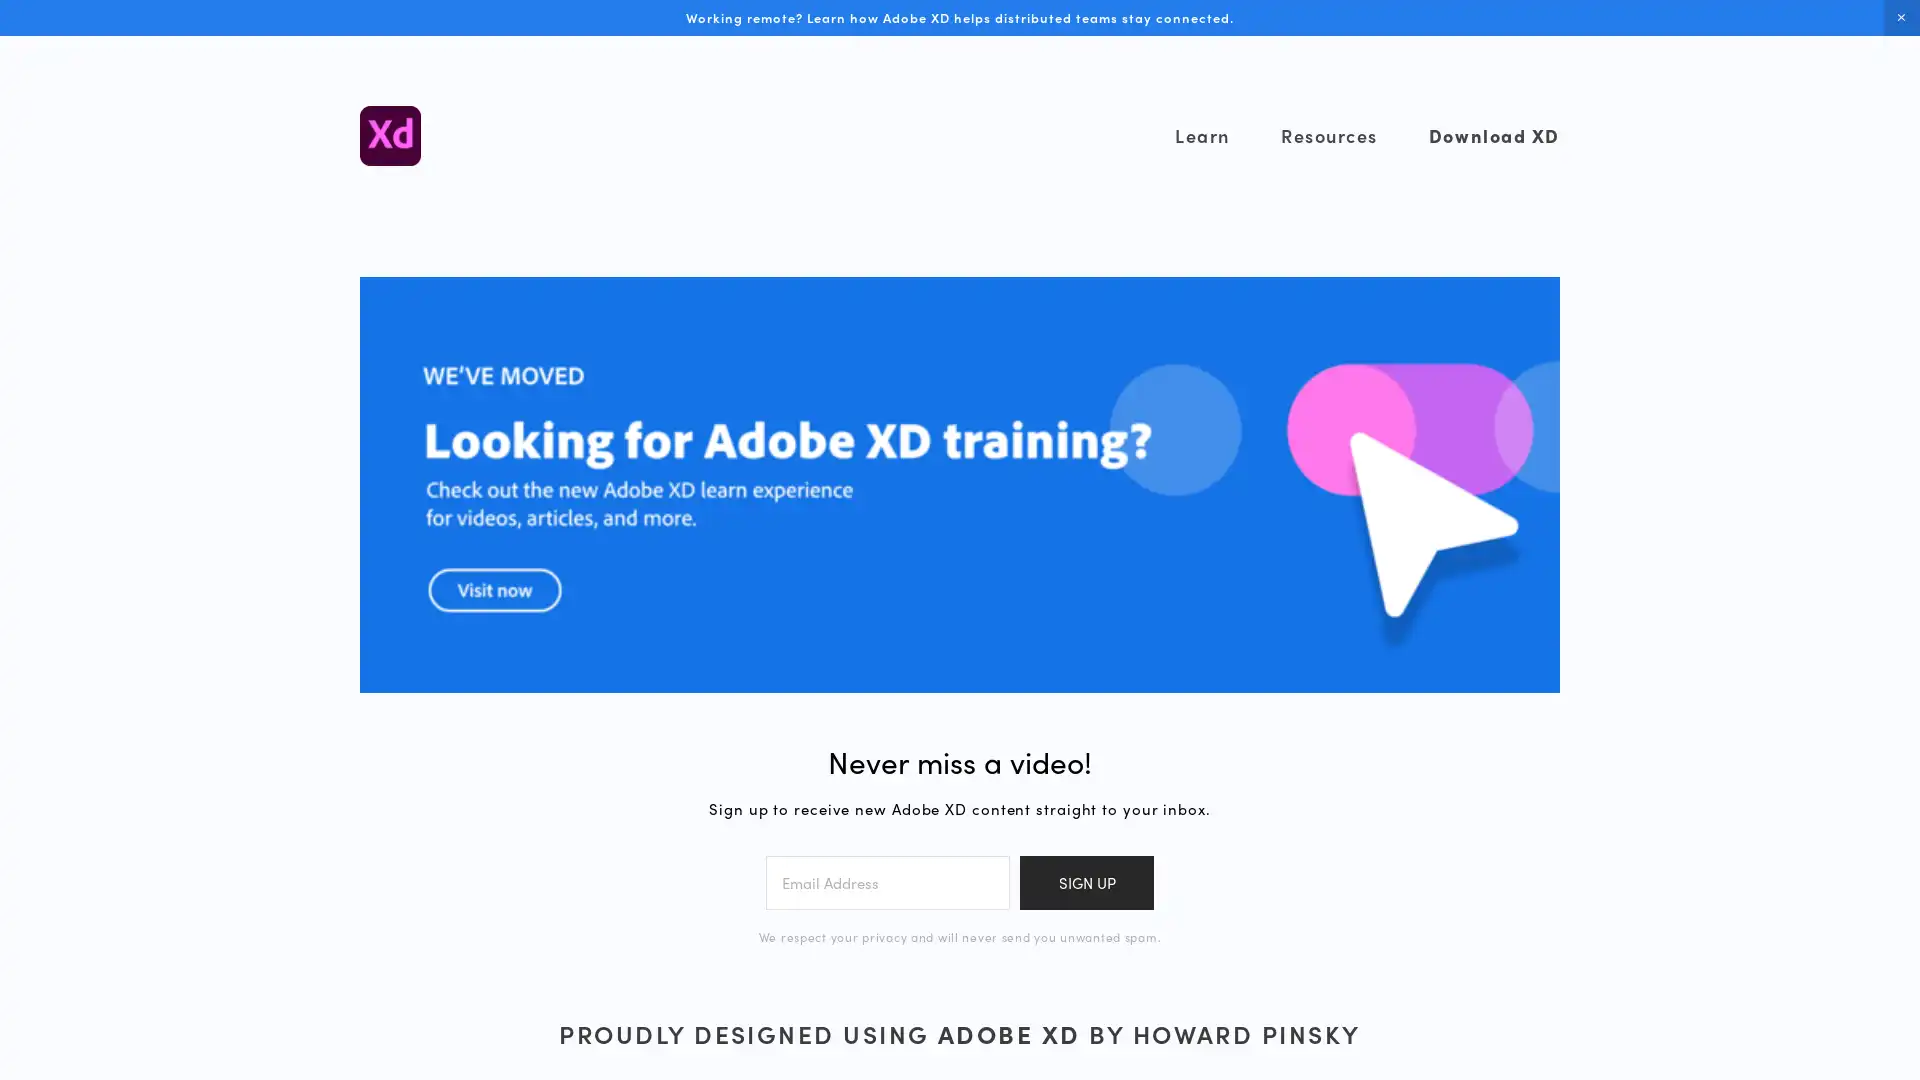 The image size is (1920, 1080). Describe the element at coordinates (1085, 881) in the screenshot. I see `SIGN UP` at that location.